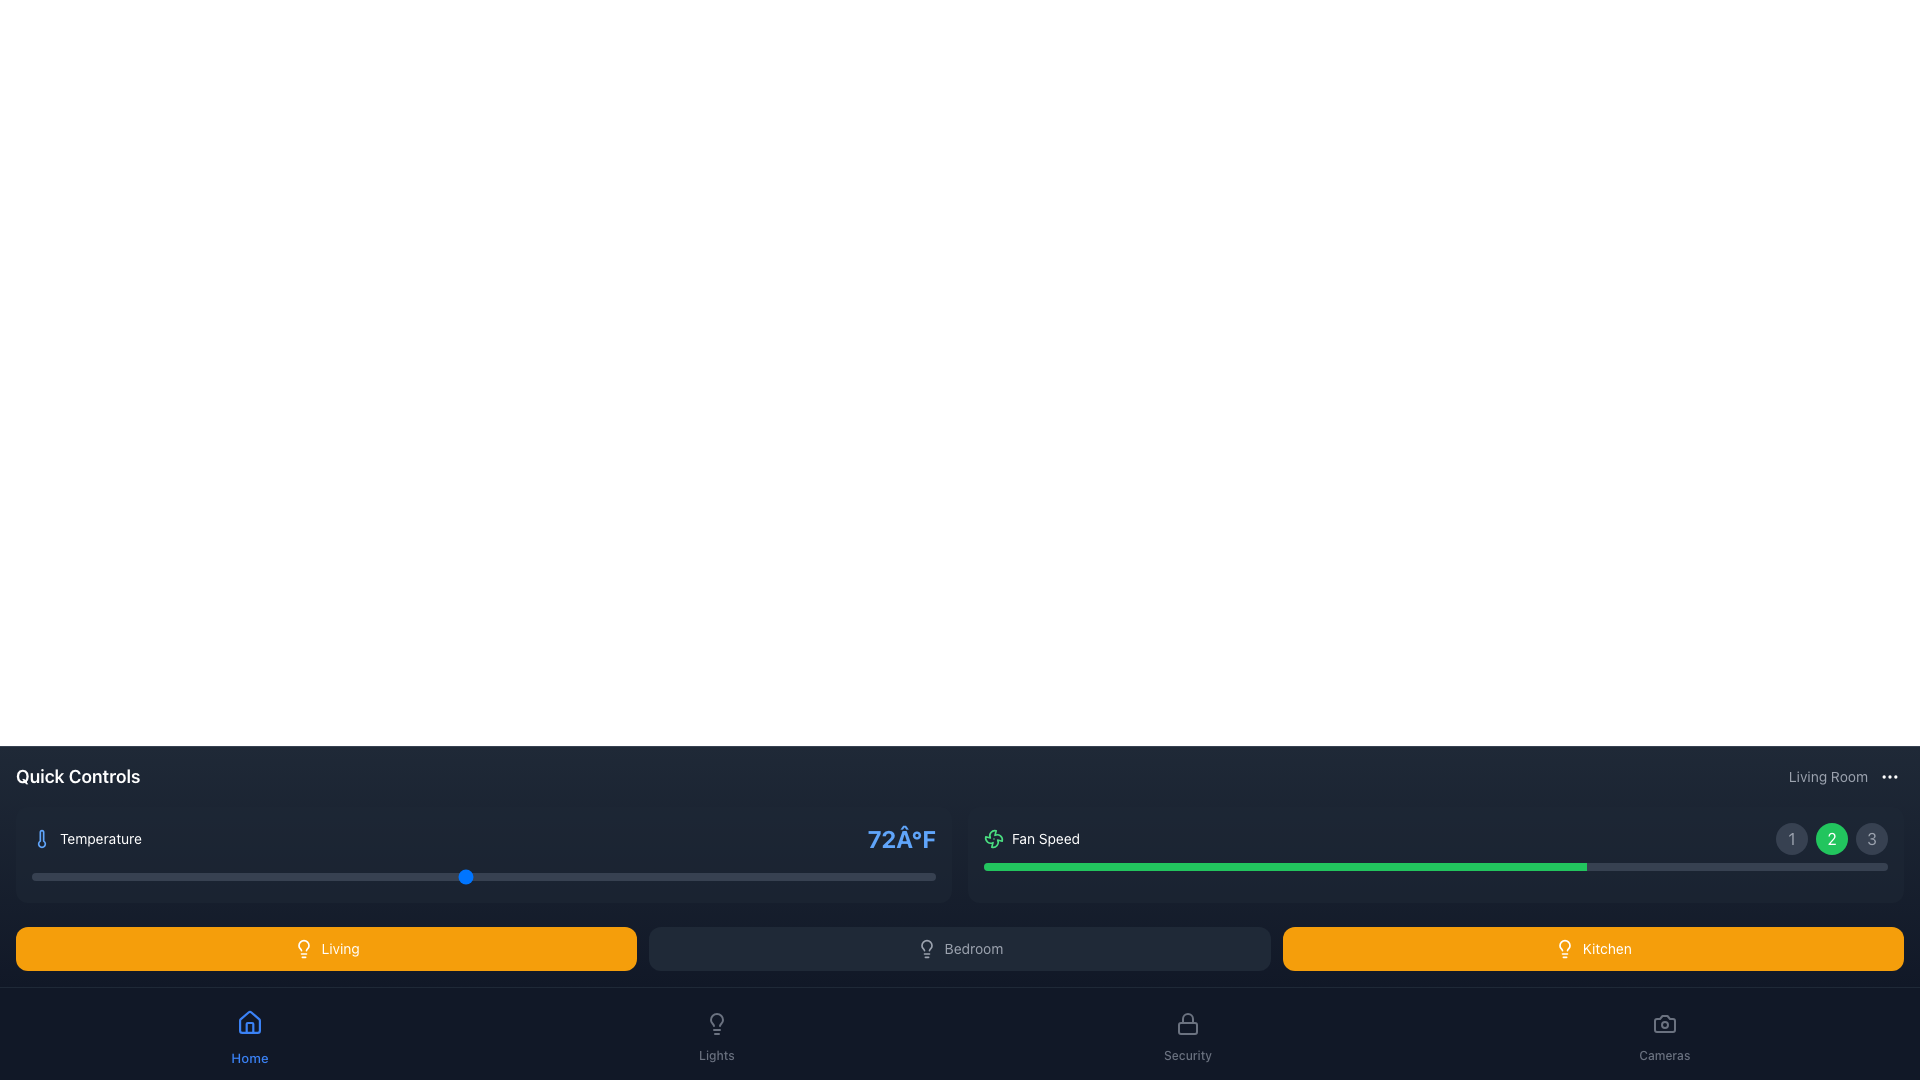 The width and height of the screenshot is (1920, 1080). I want to click on the Control Panel element labeled 'Fan Speed' which includes selectable speed levels and a status indicator, so click(1434, 855).